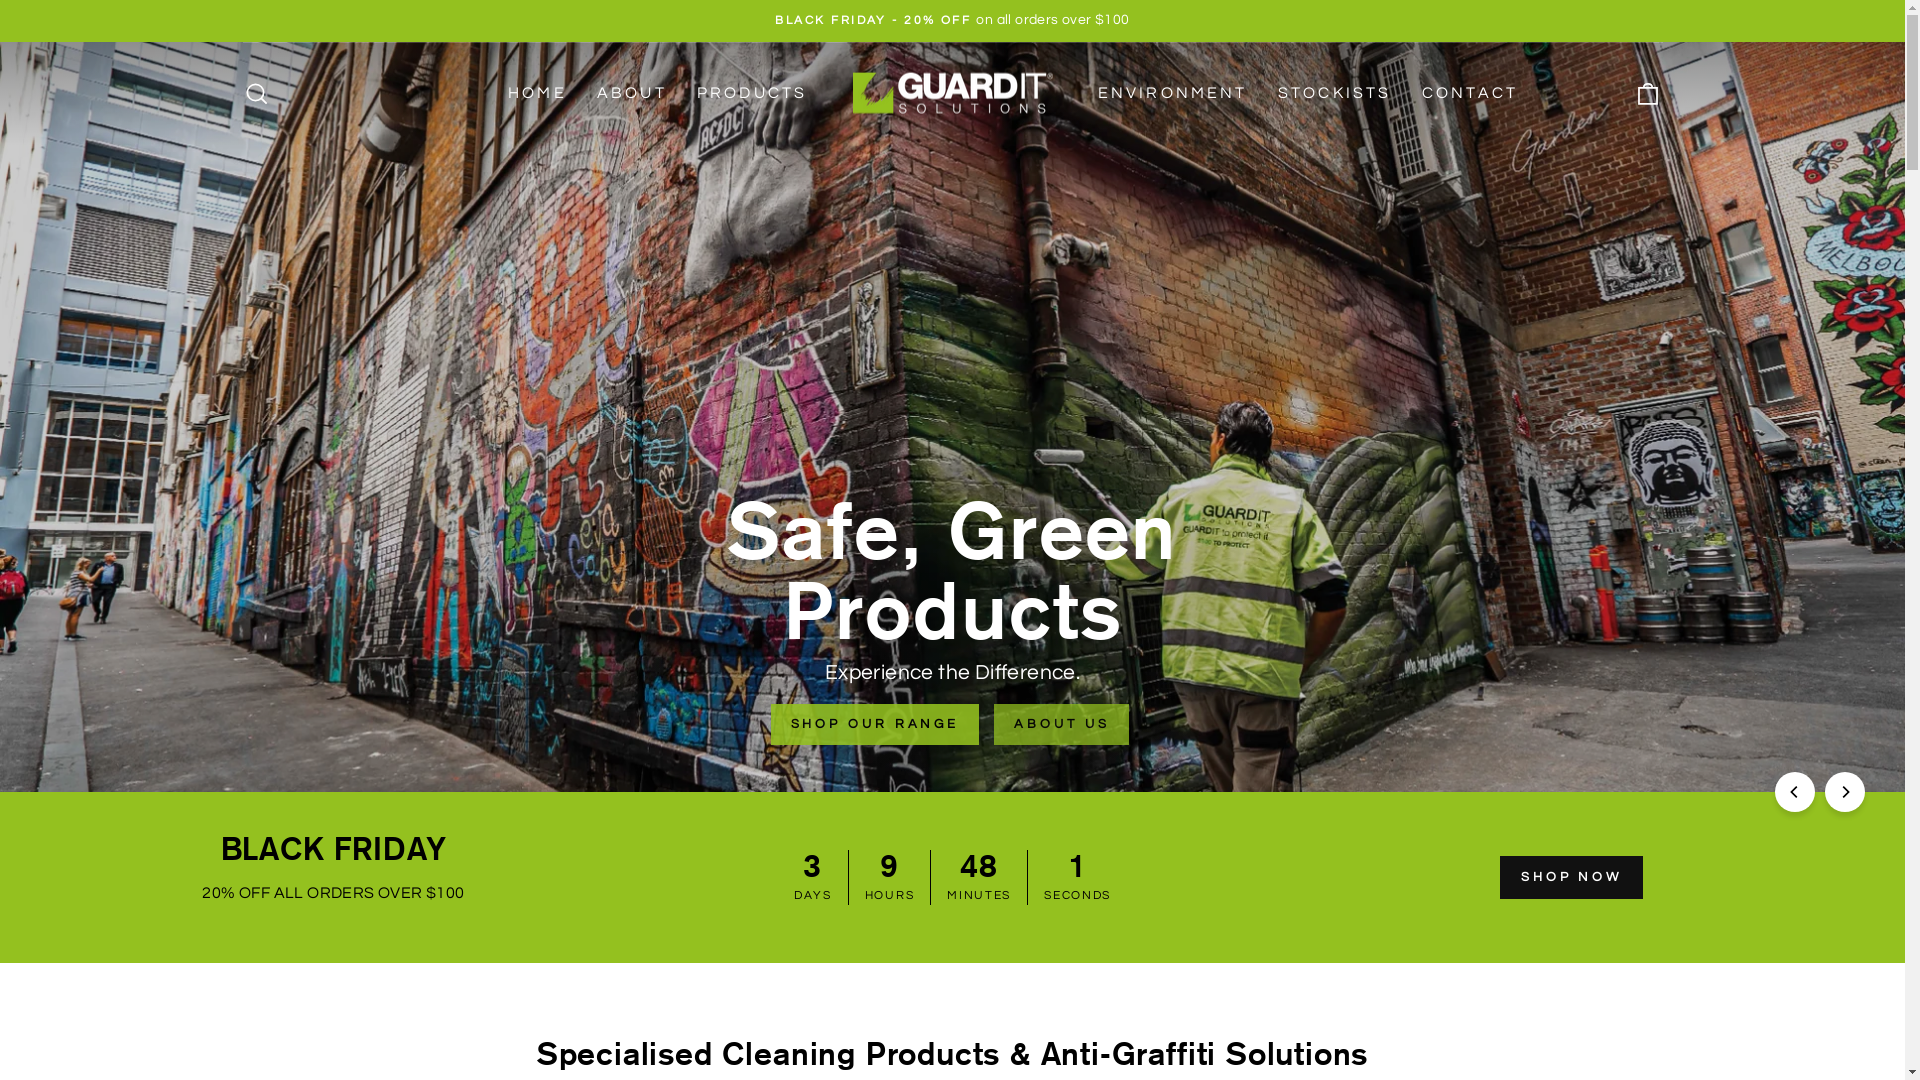  What do you see at coordinates (1261, 94) in the screenshot?
I see `'STOCKISTS'` at bounding box center [1261, 94].